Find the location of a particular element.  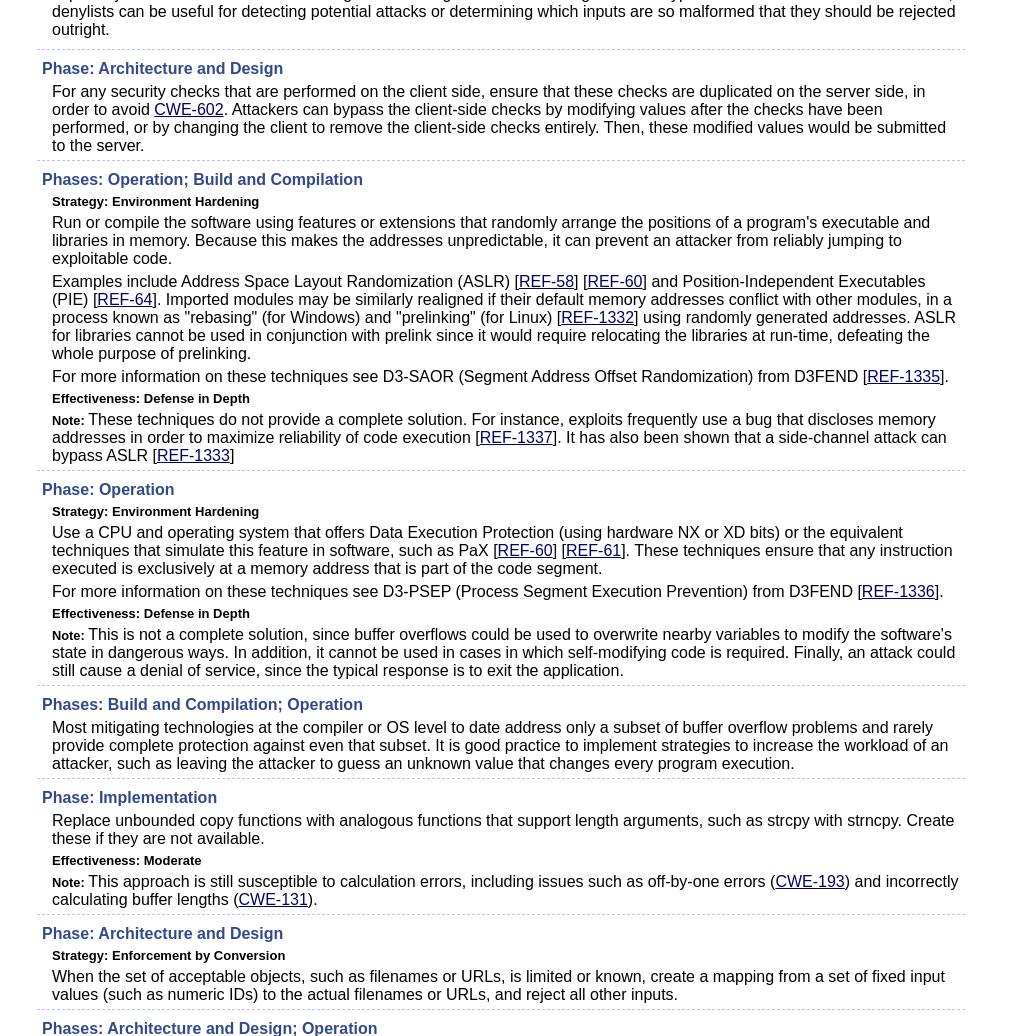

'Strategy:  Enforcement by Conversion' is located at coordinates (168, 955).